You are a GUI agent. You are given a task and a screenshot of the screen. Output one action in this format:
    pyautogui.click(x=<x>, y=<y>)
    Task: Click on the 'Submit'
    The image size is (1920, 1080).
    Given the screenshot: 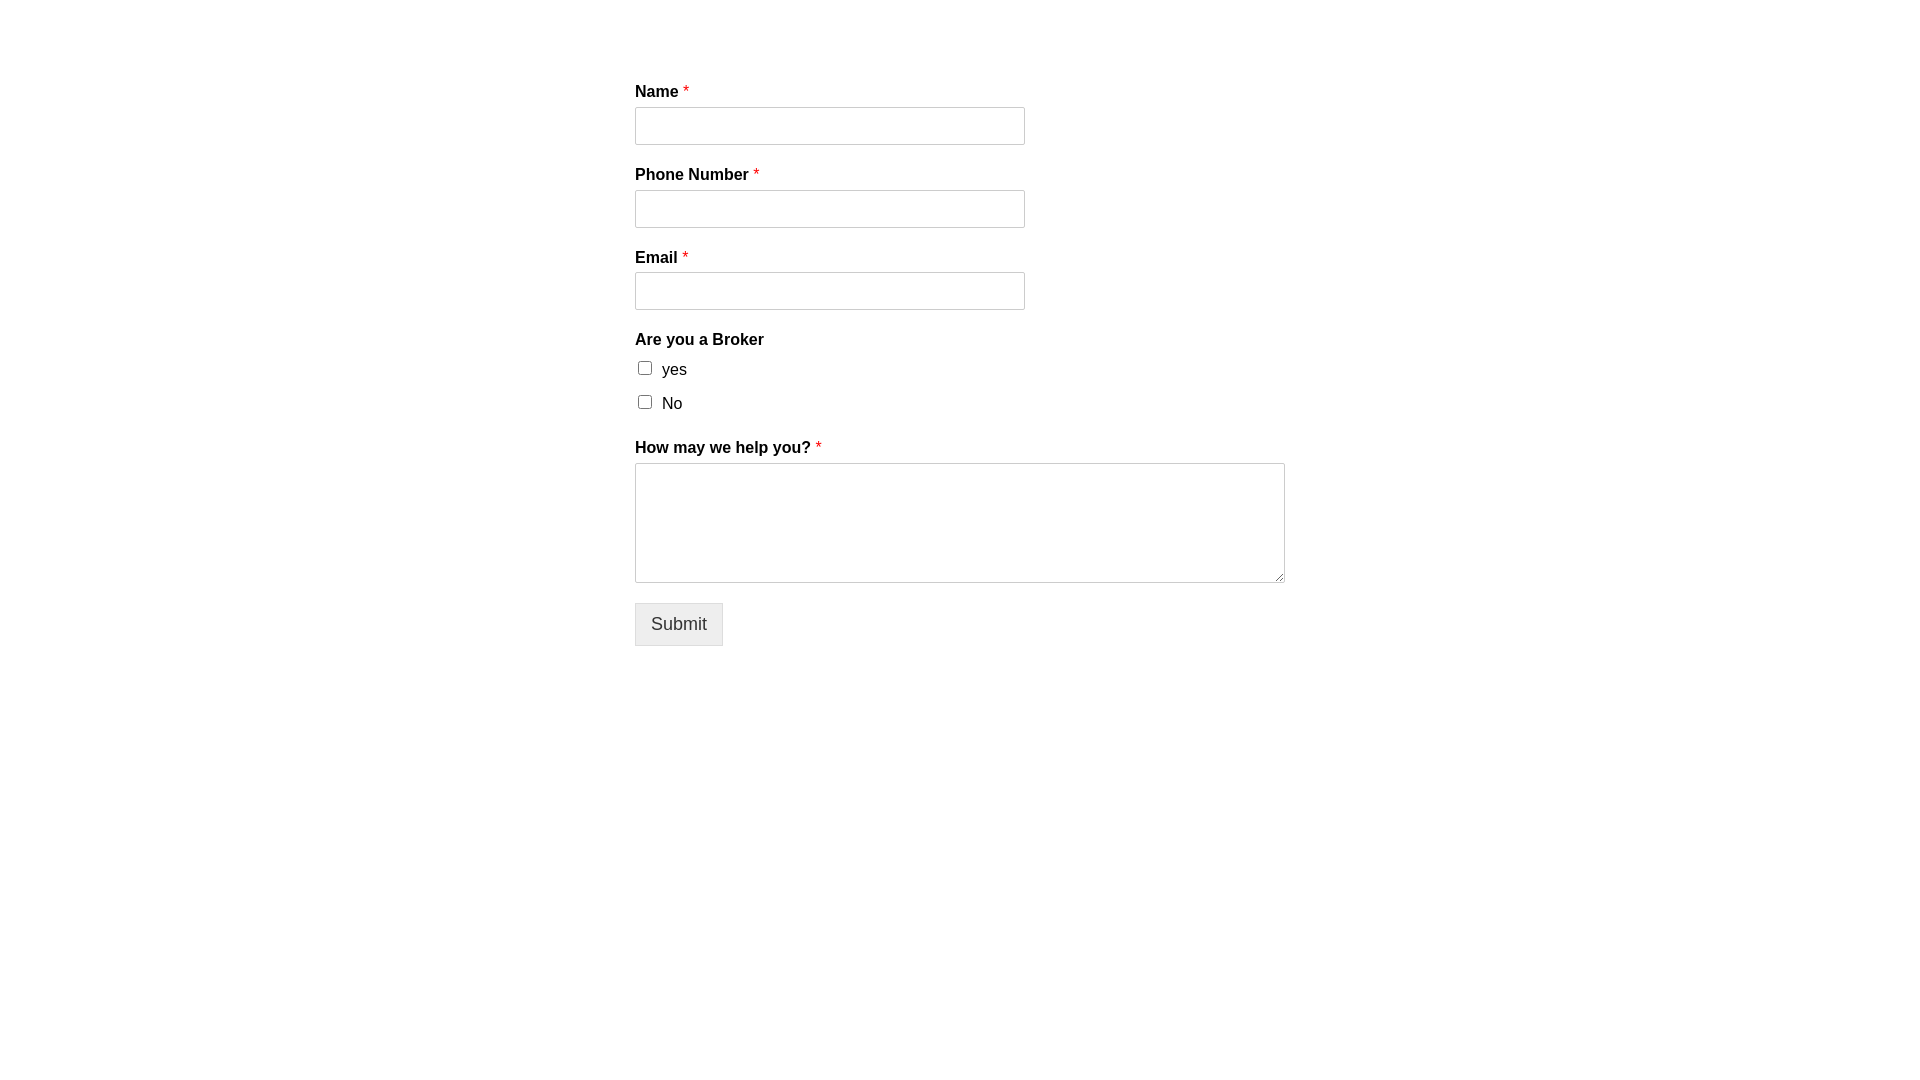 What is the action you would take?
    pyautogui.click(x=678, y=623)
    